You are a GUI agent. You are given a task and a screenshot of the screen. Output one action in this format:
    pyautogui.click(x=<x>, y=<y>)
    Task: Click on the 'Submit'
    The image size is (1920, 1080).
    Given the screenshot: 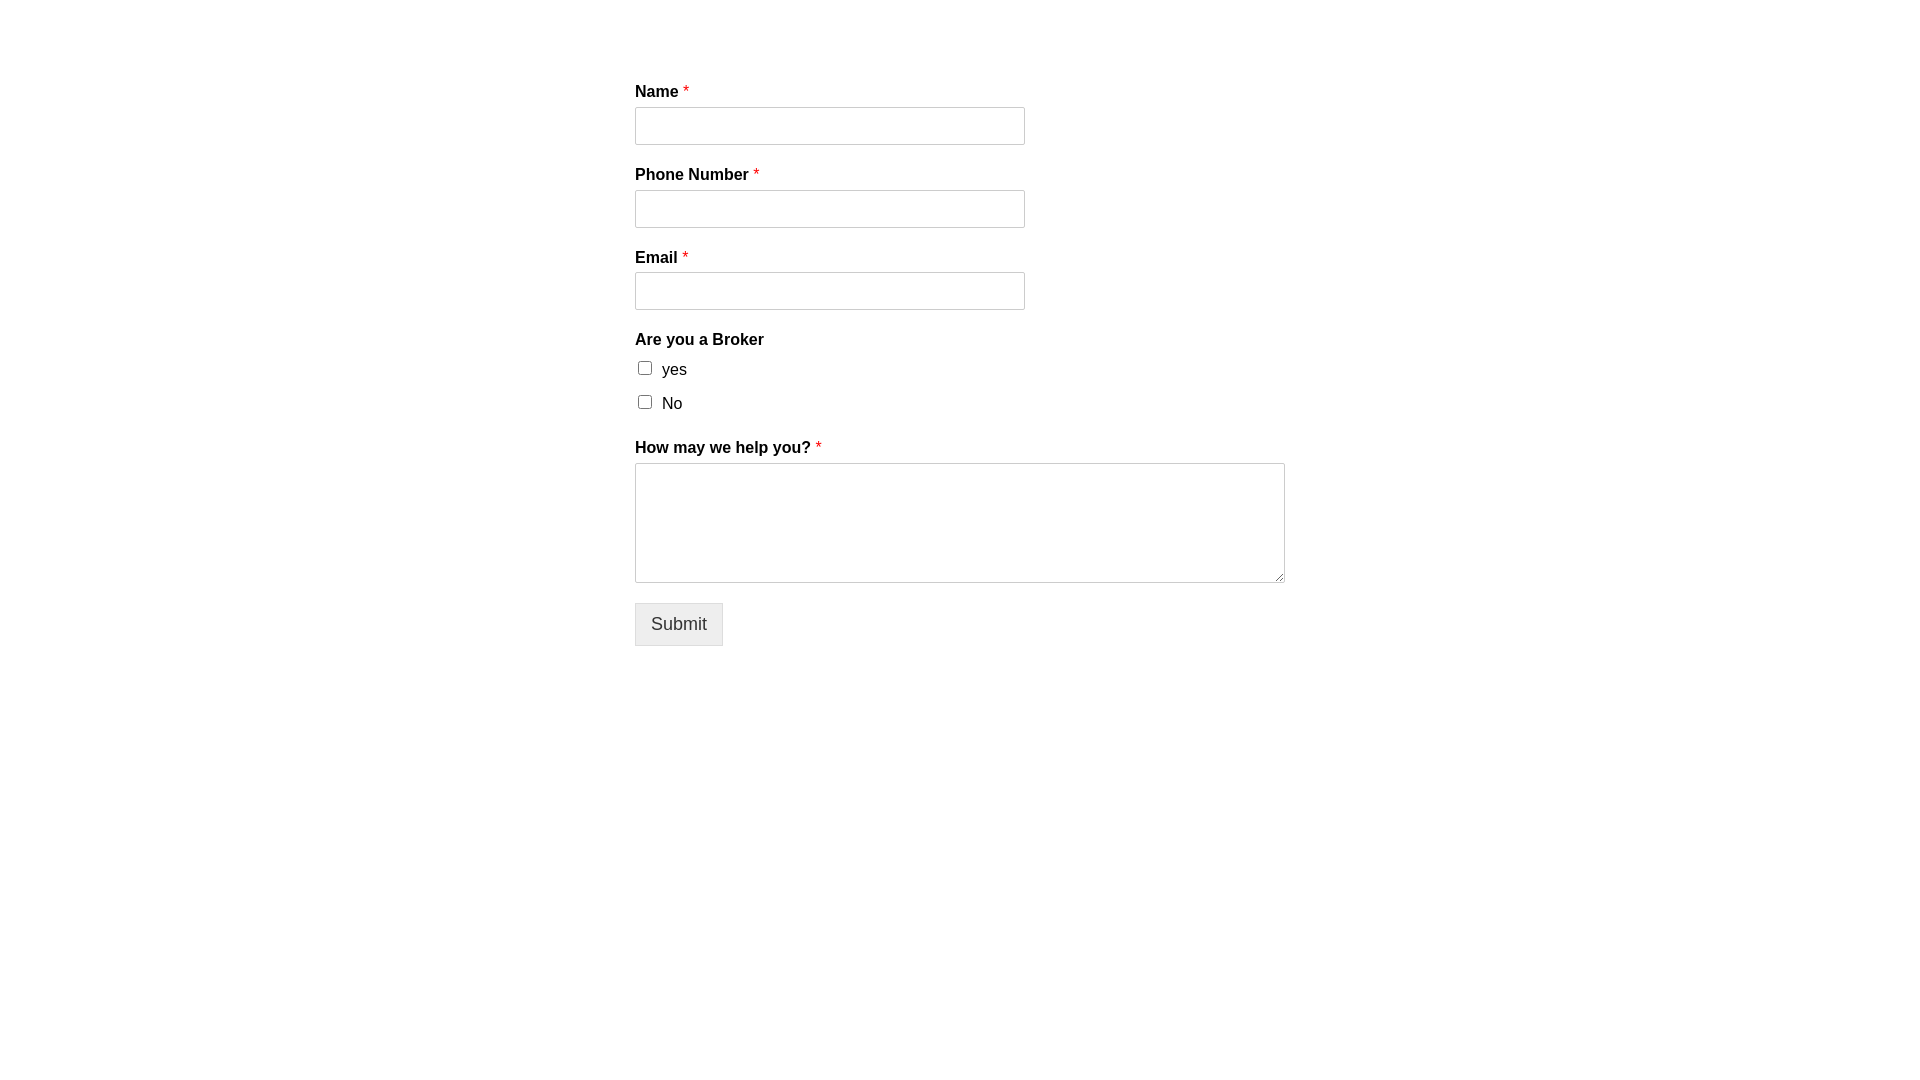 What is the action you would take?
    pyautogui.click(x=678, y=623)
    